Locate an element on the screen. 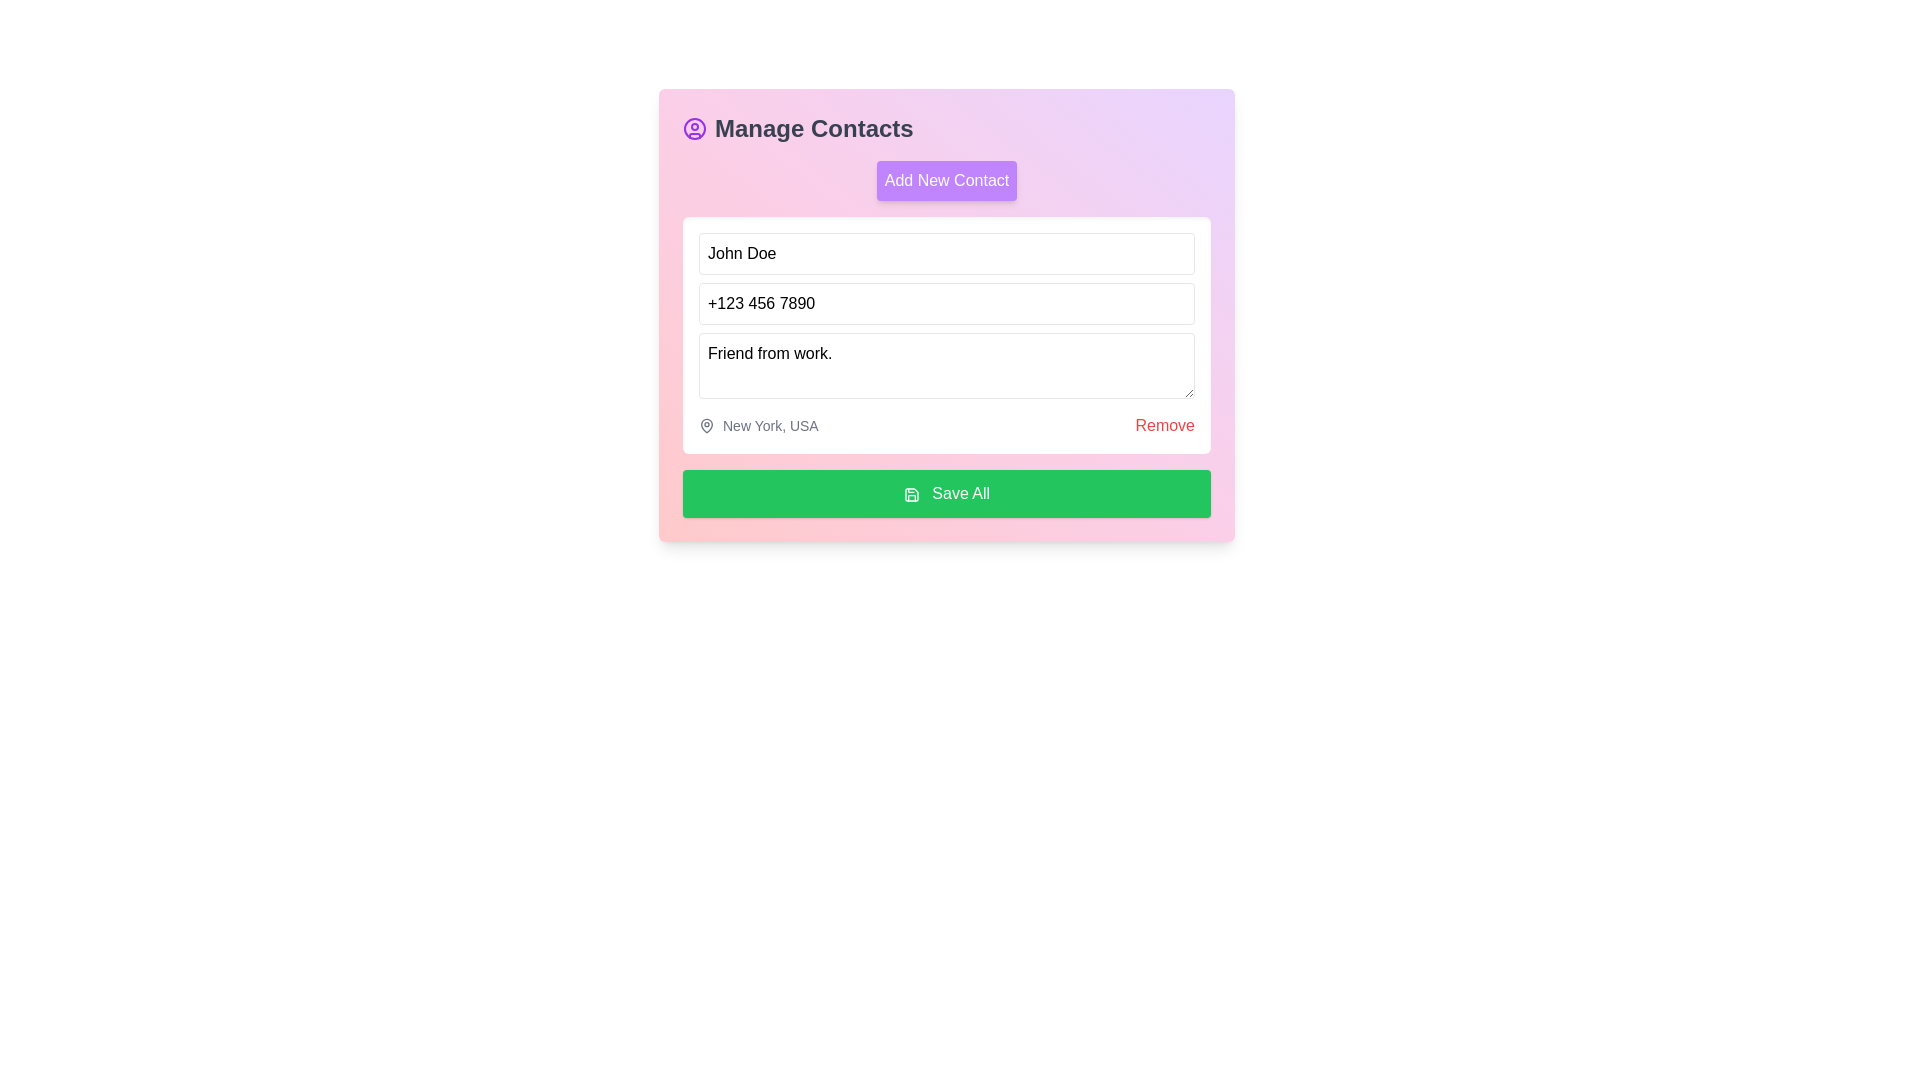 This screenshot has height=1080, width=1920. the decorative circular outline element of the user-associated icon located to the left of the 'Manage Contacts' title is located at coordinates (695, 128).